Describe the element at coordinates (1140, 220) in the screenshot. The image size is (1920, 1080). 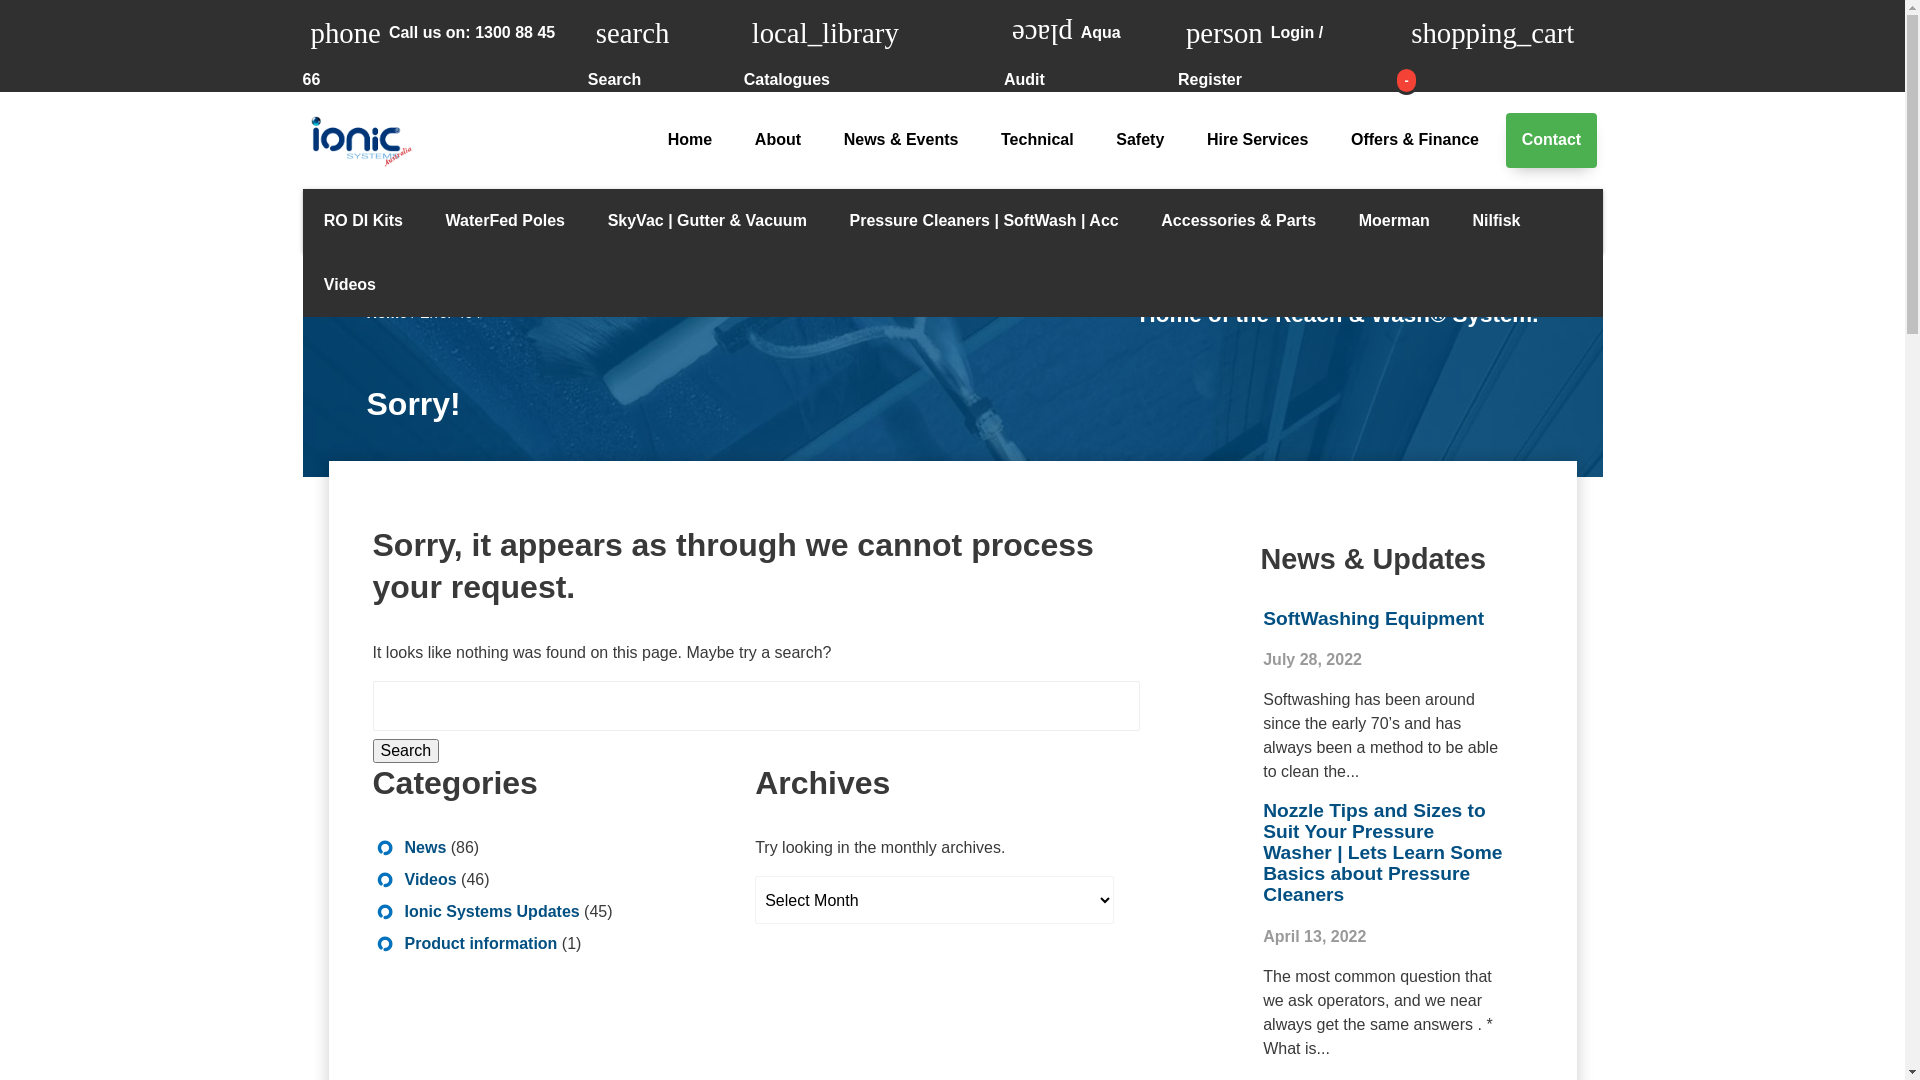
I see `'Accessories & Parts'` at that location.